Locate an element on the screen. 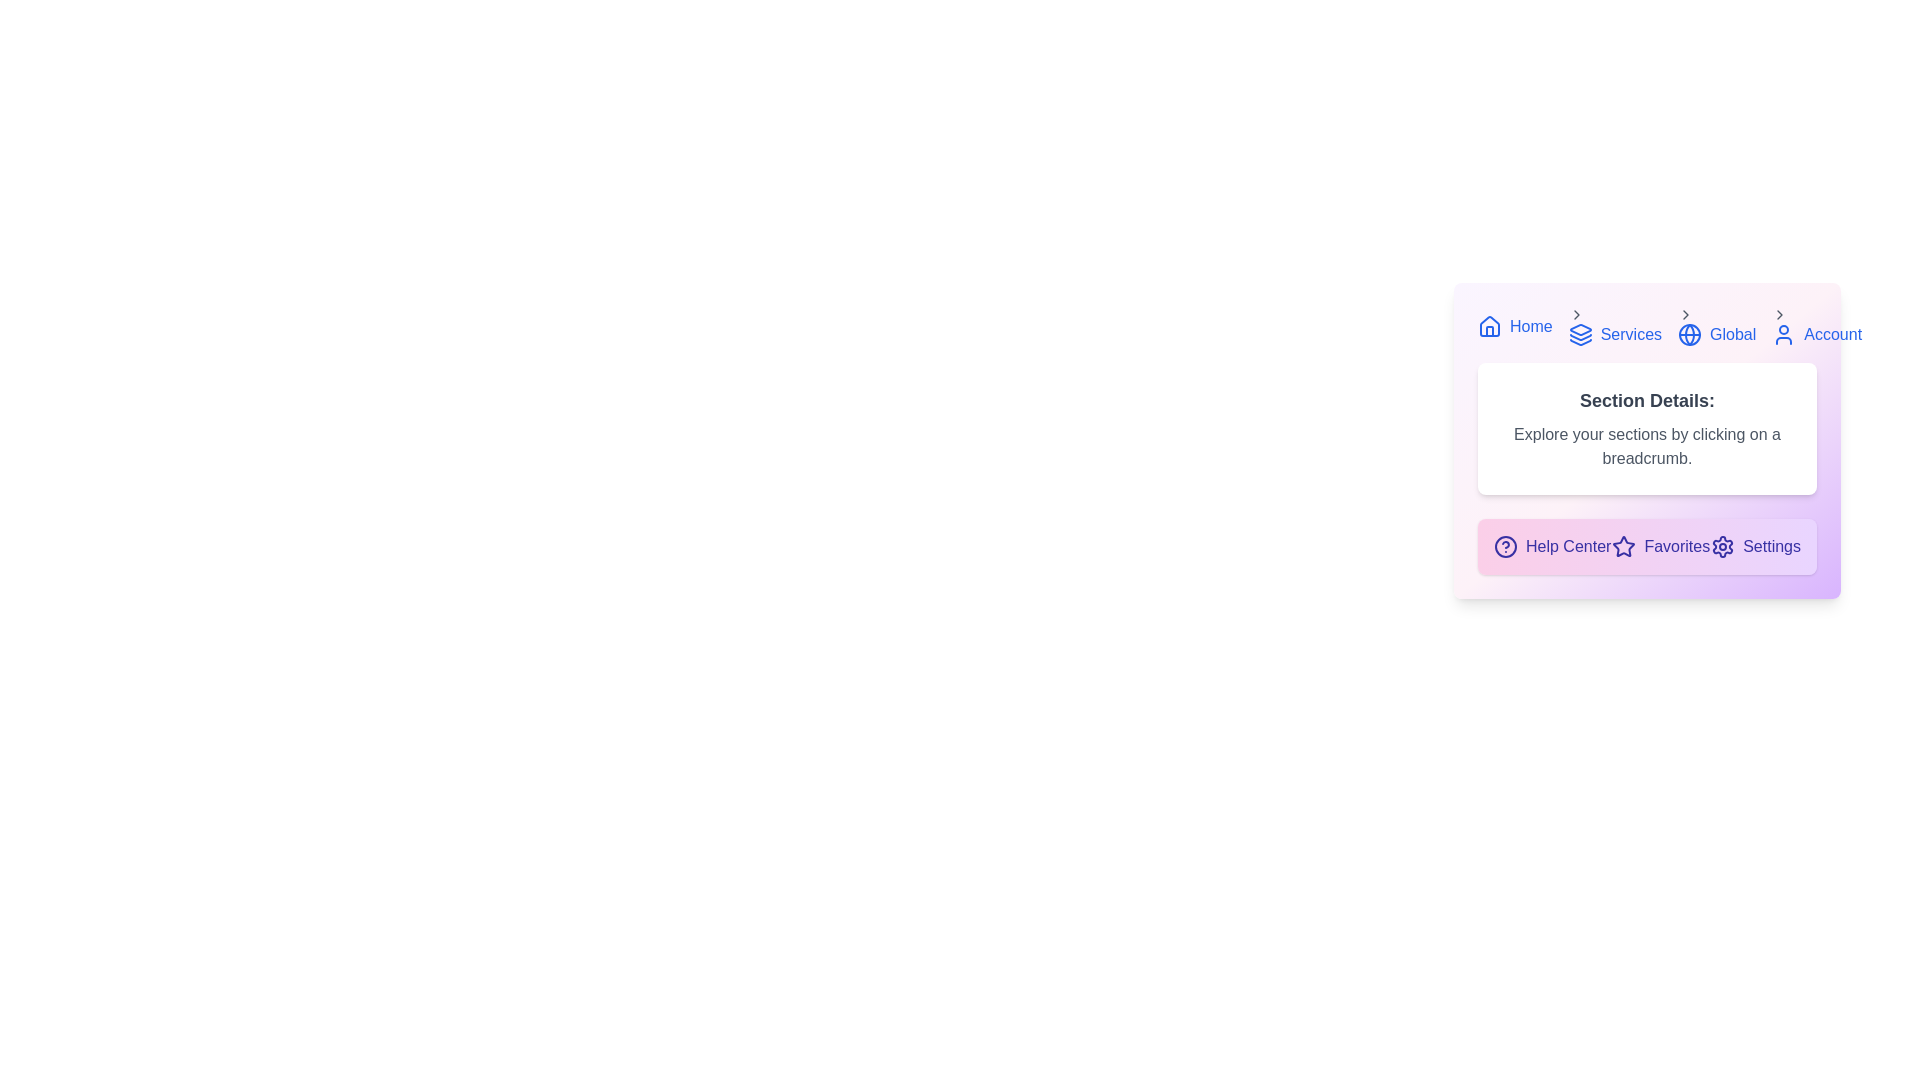  the Settings Icon located in the lower-right corner of the interface is located at coordinates (1722, 547).